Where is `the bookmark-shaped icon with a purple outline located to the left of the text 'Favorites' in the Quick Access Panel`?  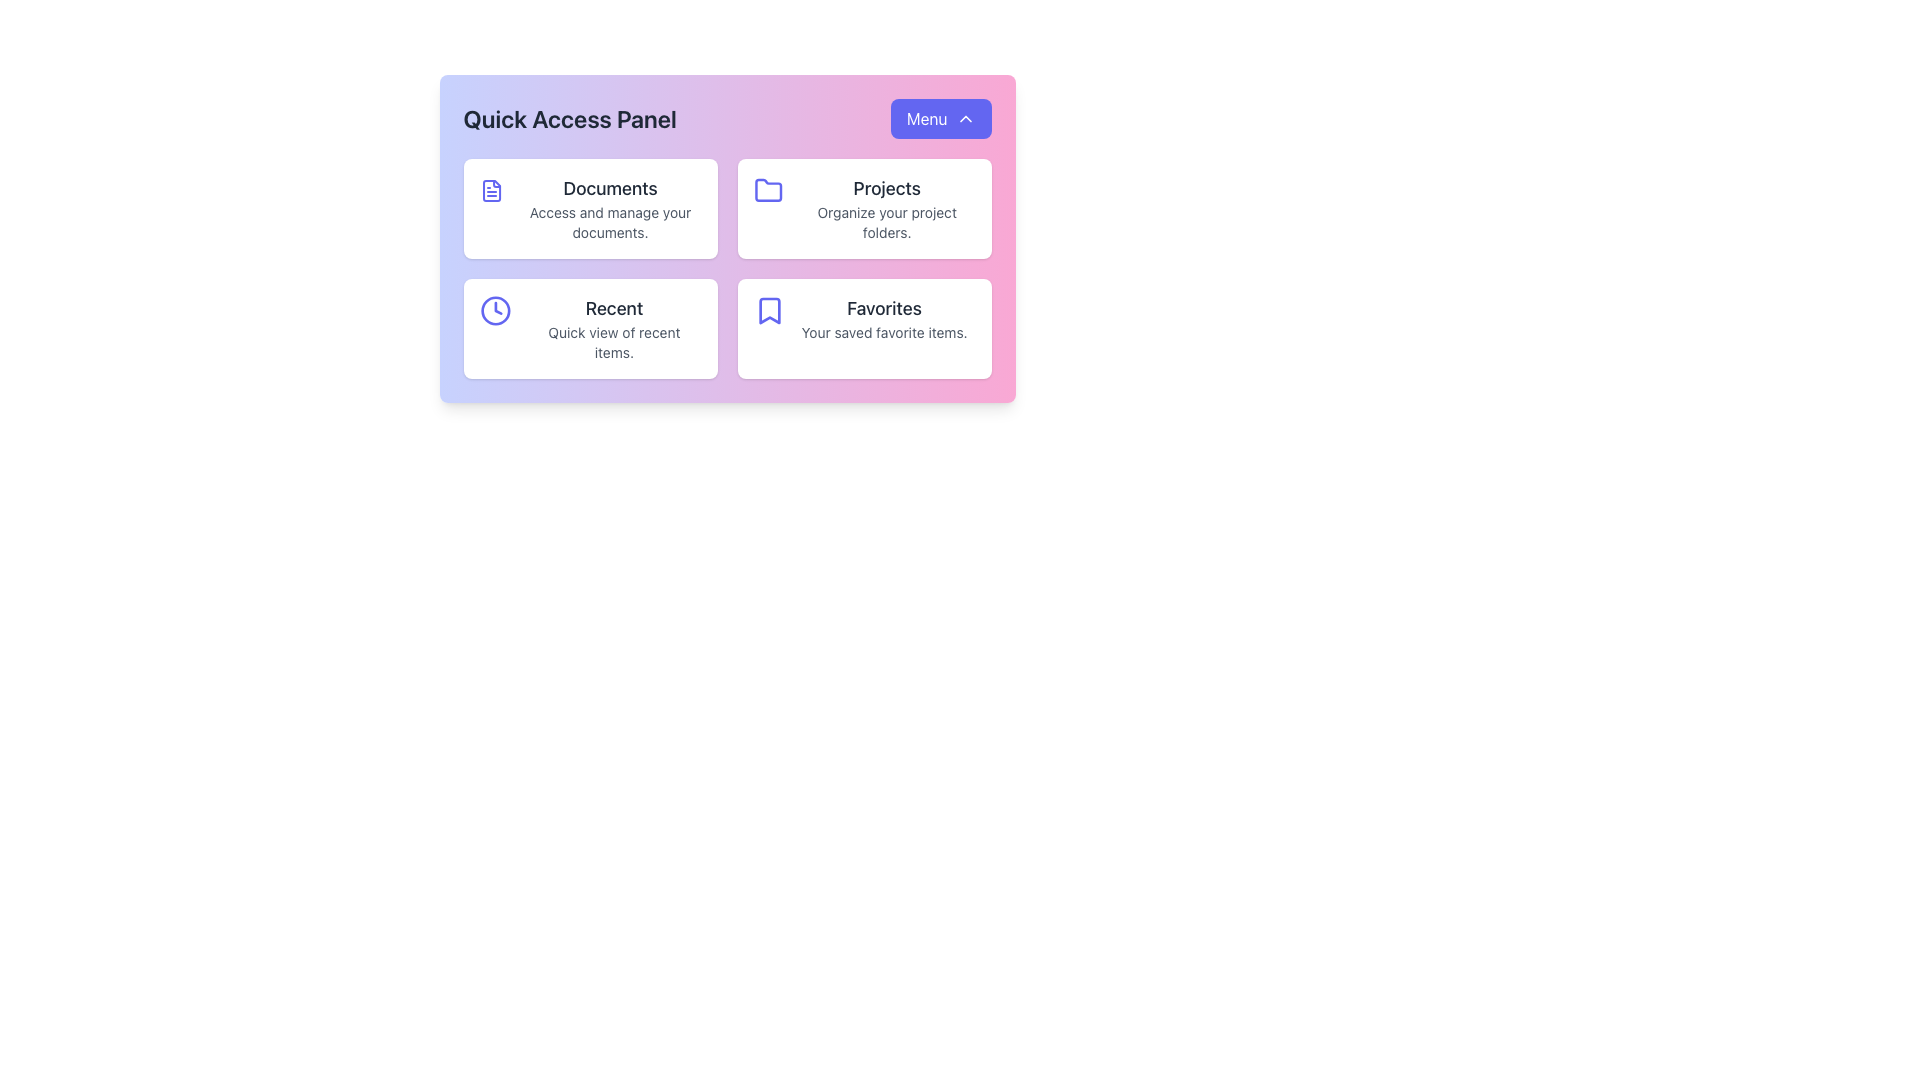 the bookmark-shaped icon with a purple outline located to the left of the text 'Favorites' in the Quick Access Panel is located at coordinates (768, 311).